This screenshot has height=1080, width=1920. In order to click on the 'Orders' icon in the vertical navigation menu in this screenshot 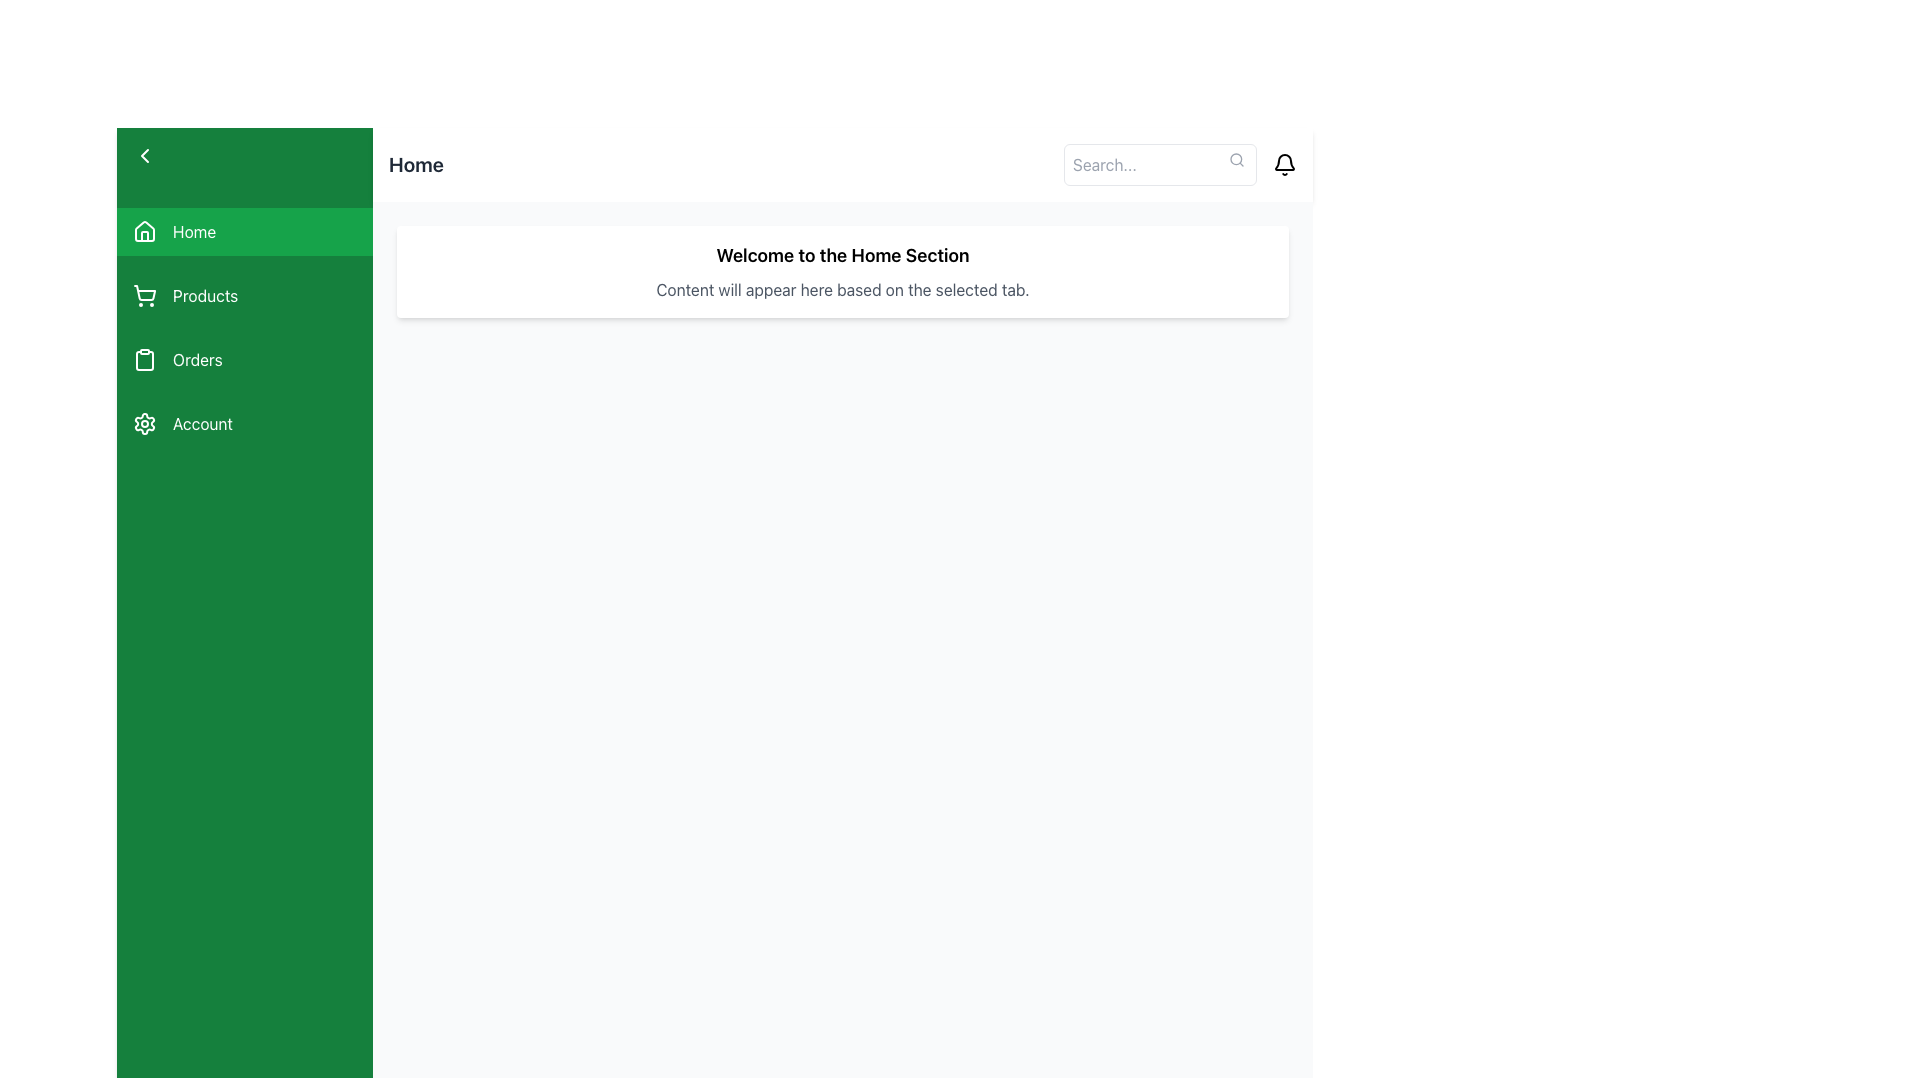, I will do `click(143, 358)`.